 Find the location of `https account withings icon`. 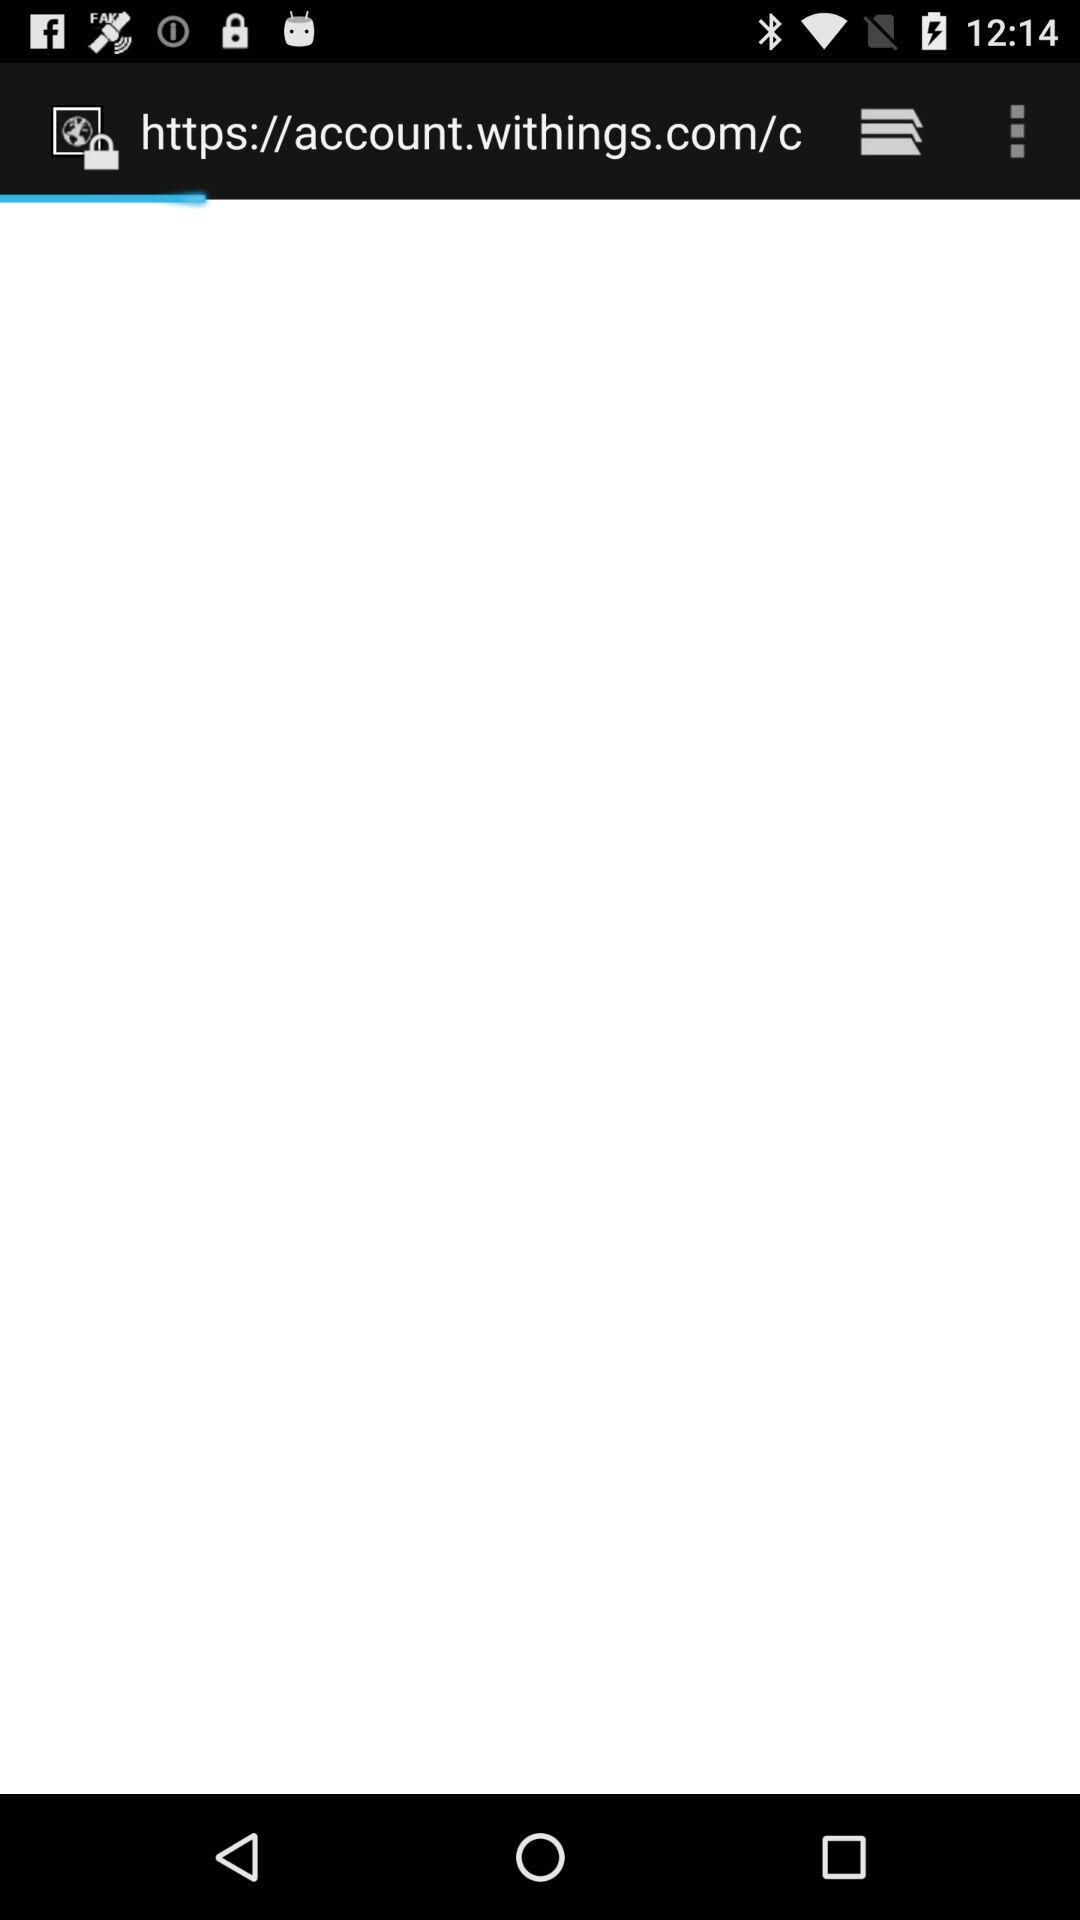

https account withings icon is located at coordinates (472, 130).